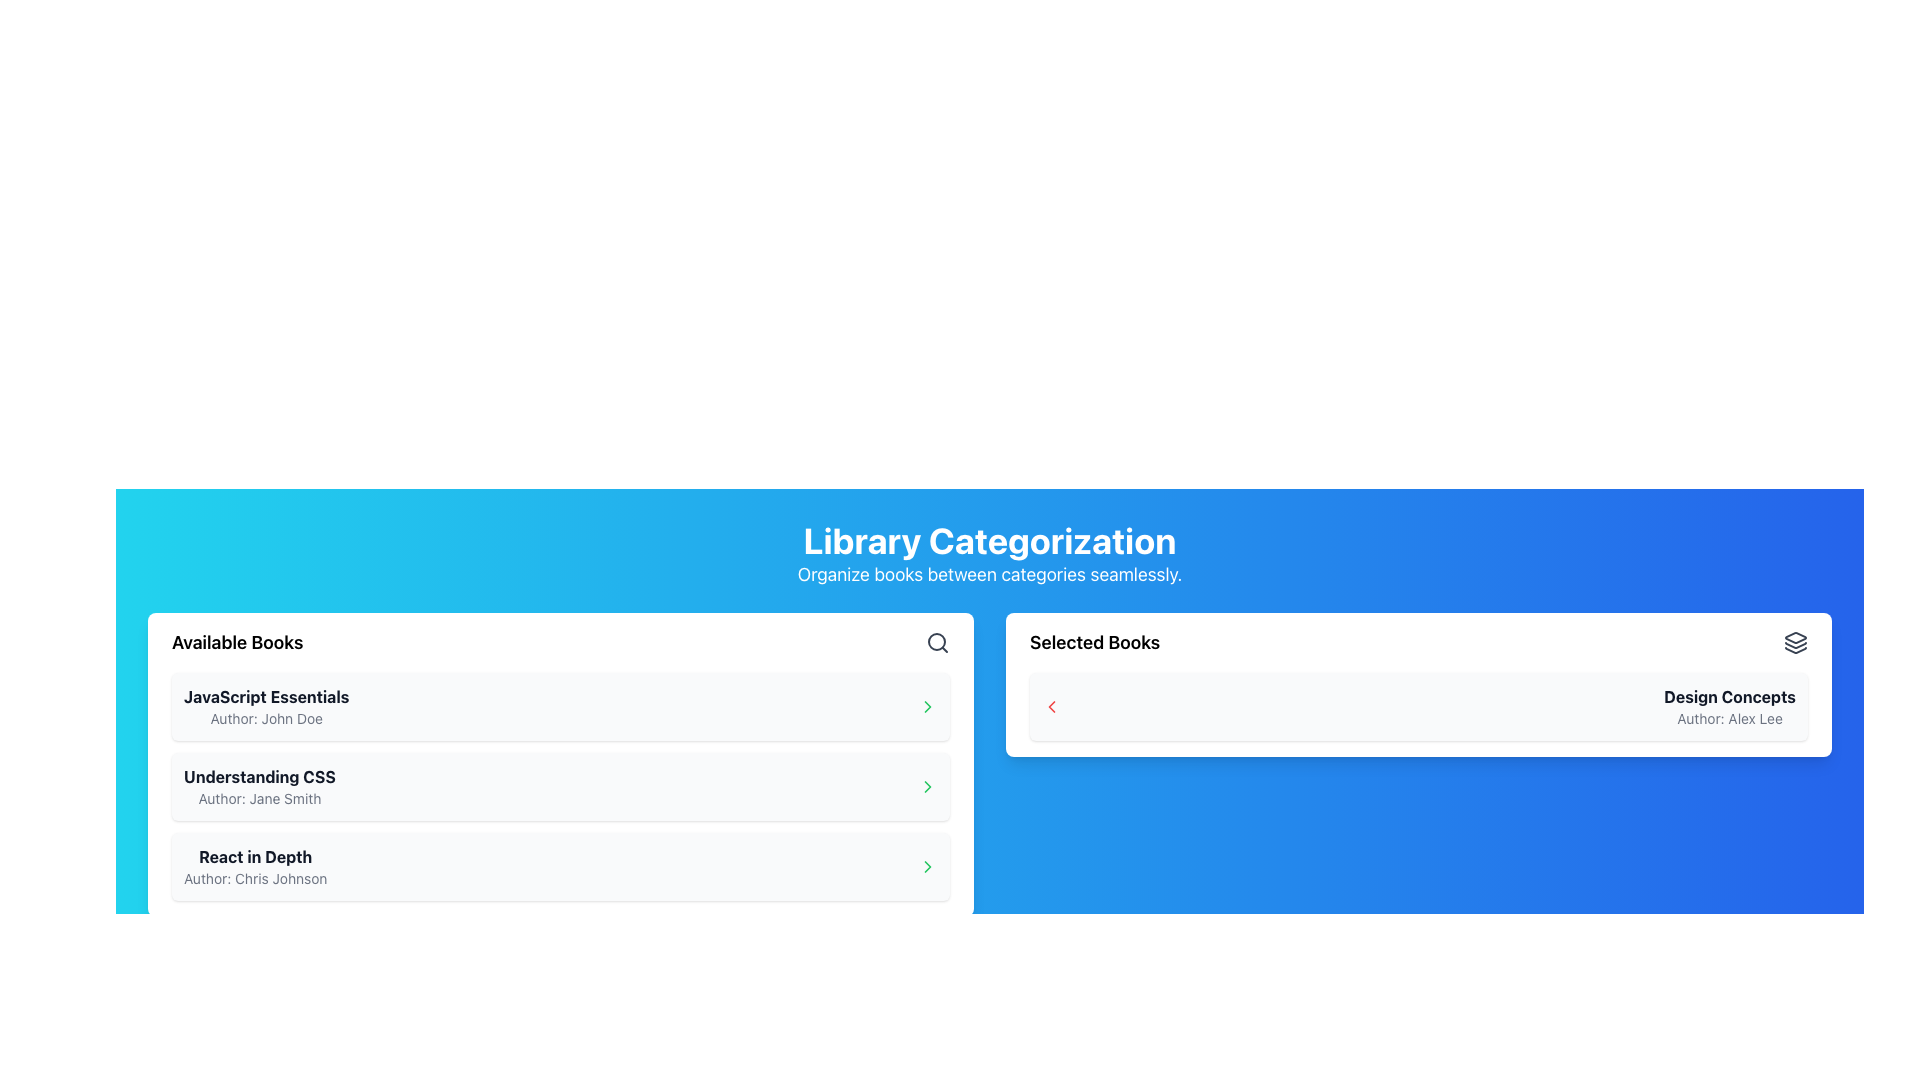  What do you see at coordinates (1729, 696) in the screenshot?
I see `the text element 'Design Concepts' which is the topmost text in the card of the 'Selected Books' list, displayed in bold and dark gray color` at bounding box center [1729, 696].